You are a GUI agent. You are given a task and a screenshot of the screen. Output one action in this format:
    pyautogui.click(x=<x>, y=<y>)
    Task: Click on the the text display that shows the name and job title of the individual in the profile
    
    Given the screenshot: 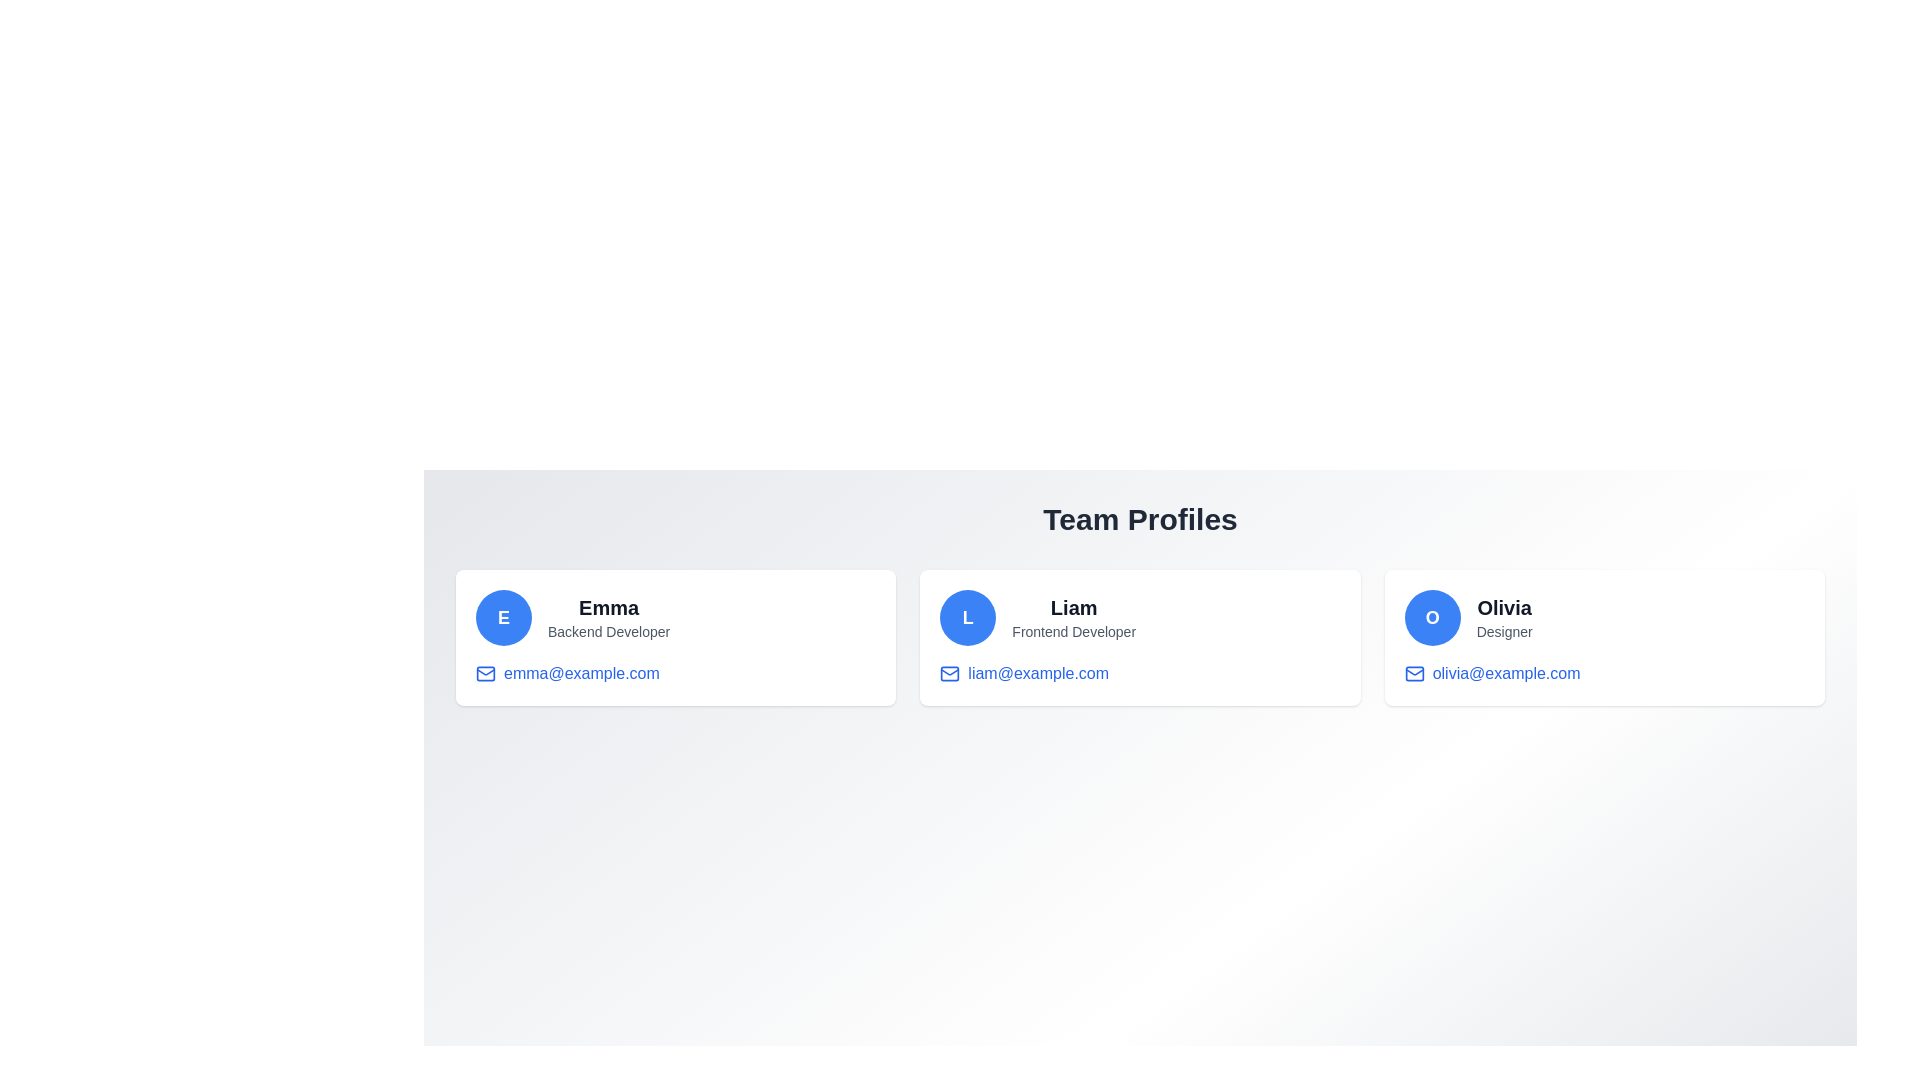 What is the action you would take?
    pyautogui.click(x=608, y=616)
    